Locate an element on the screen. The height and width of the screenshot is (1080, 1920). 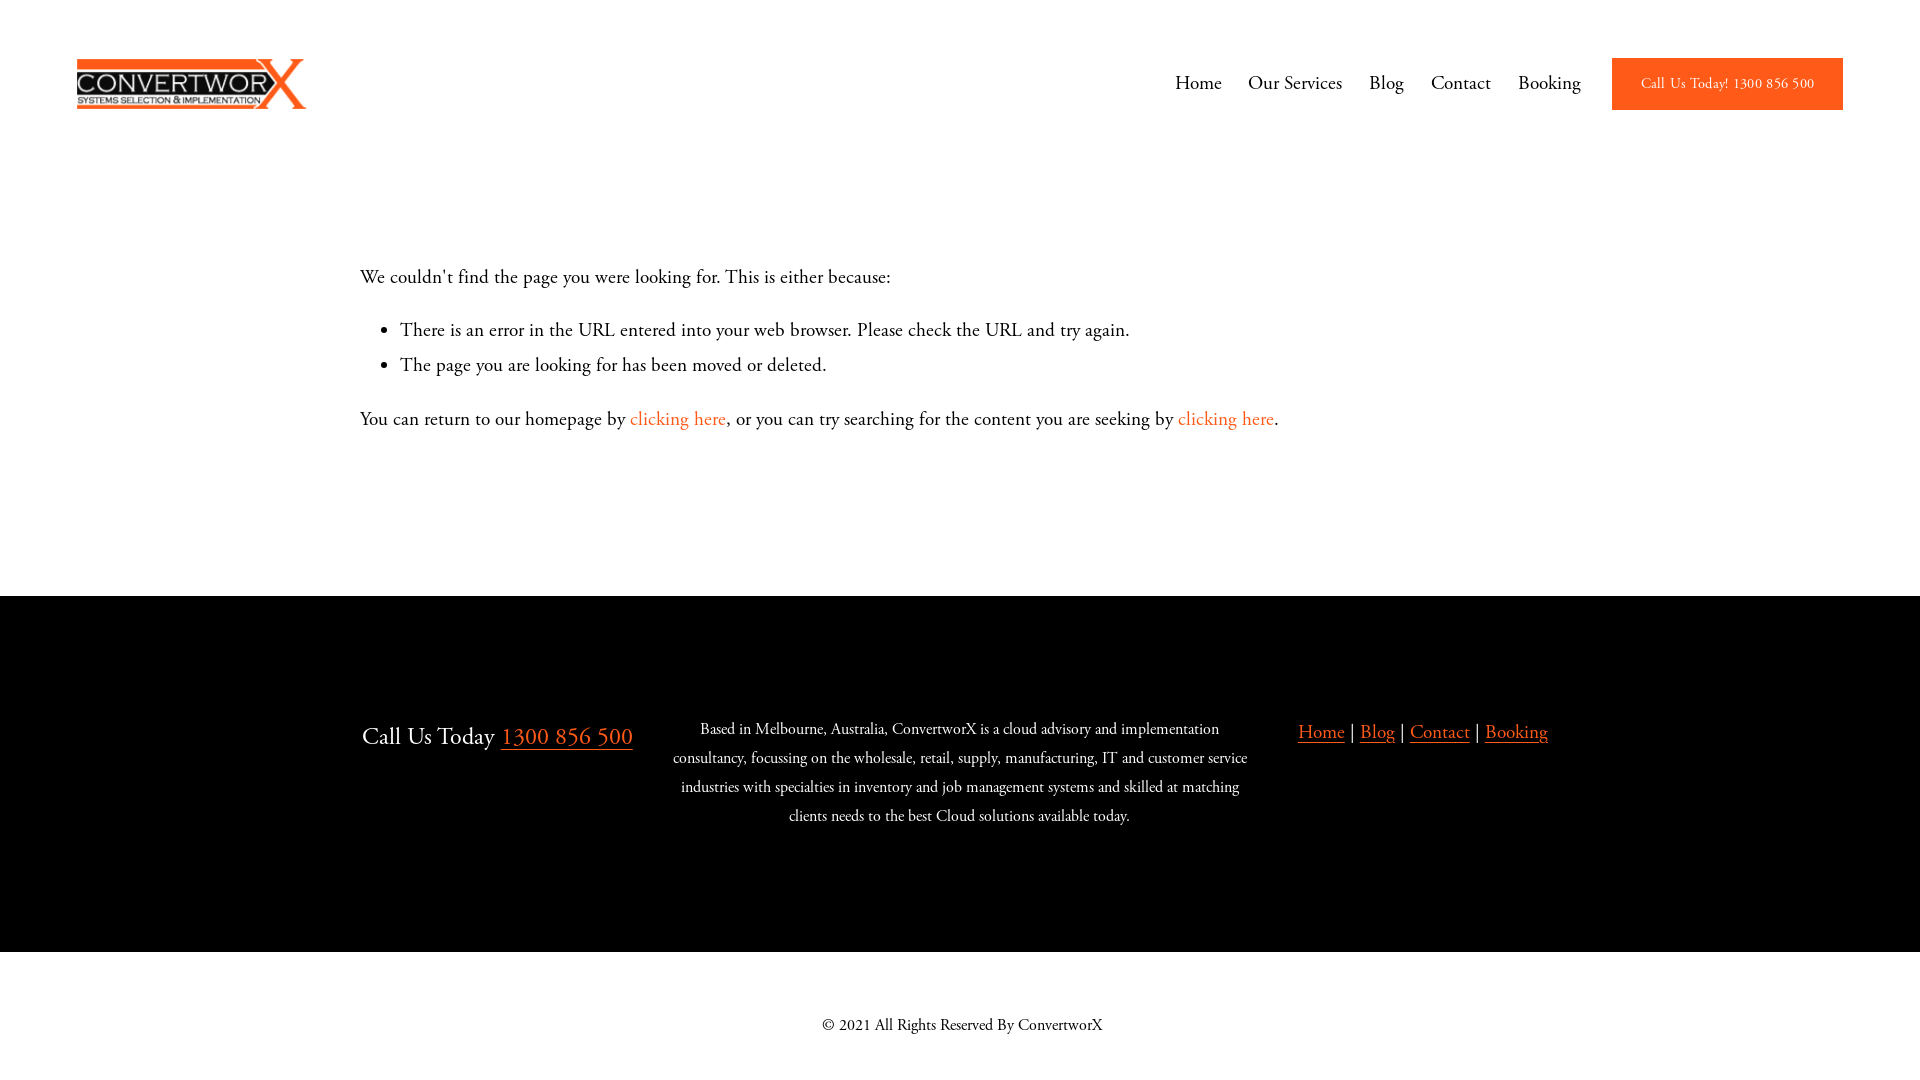
'Home' is located at coordinates (1321, 733).